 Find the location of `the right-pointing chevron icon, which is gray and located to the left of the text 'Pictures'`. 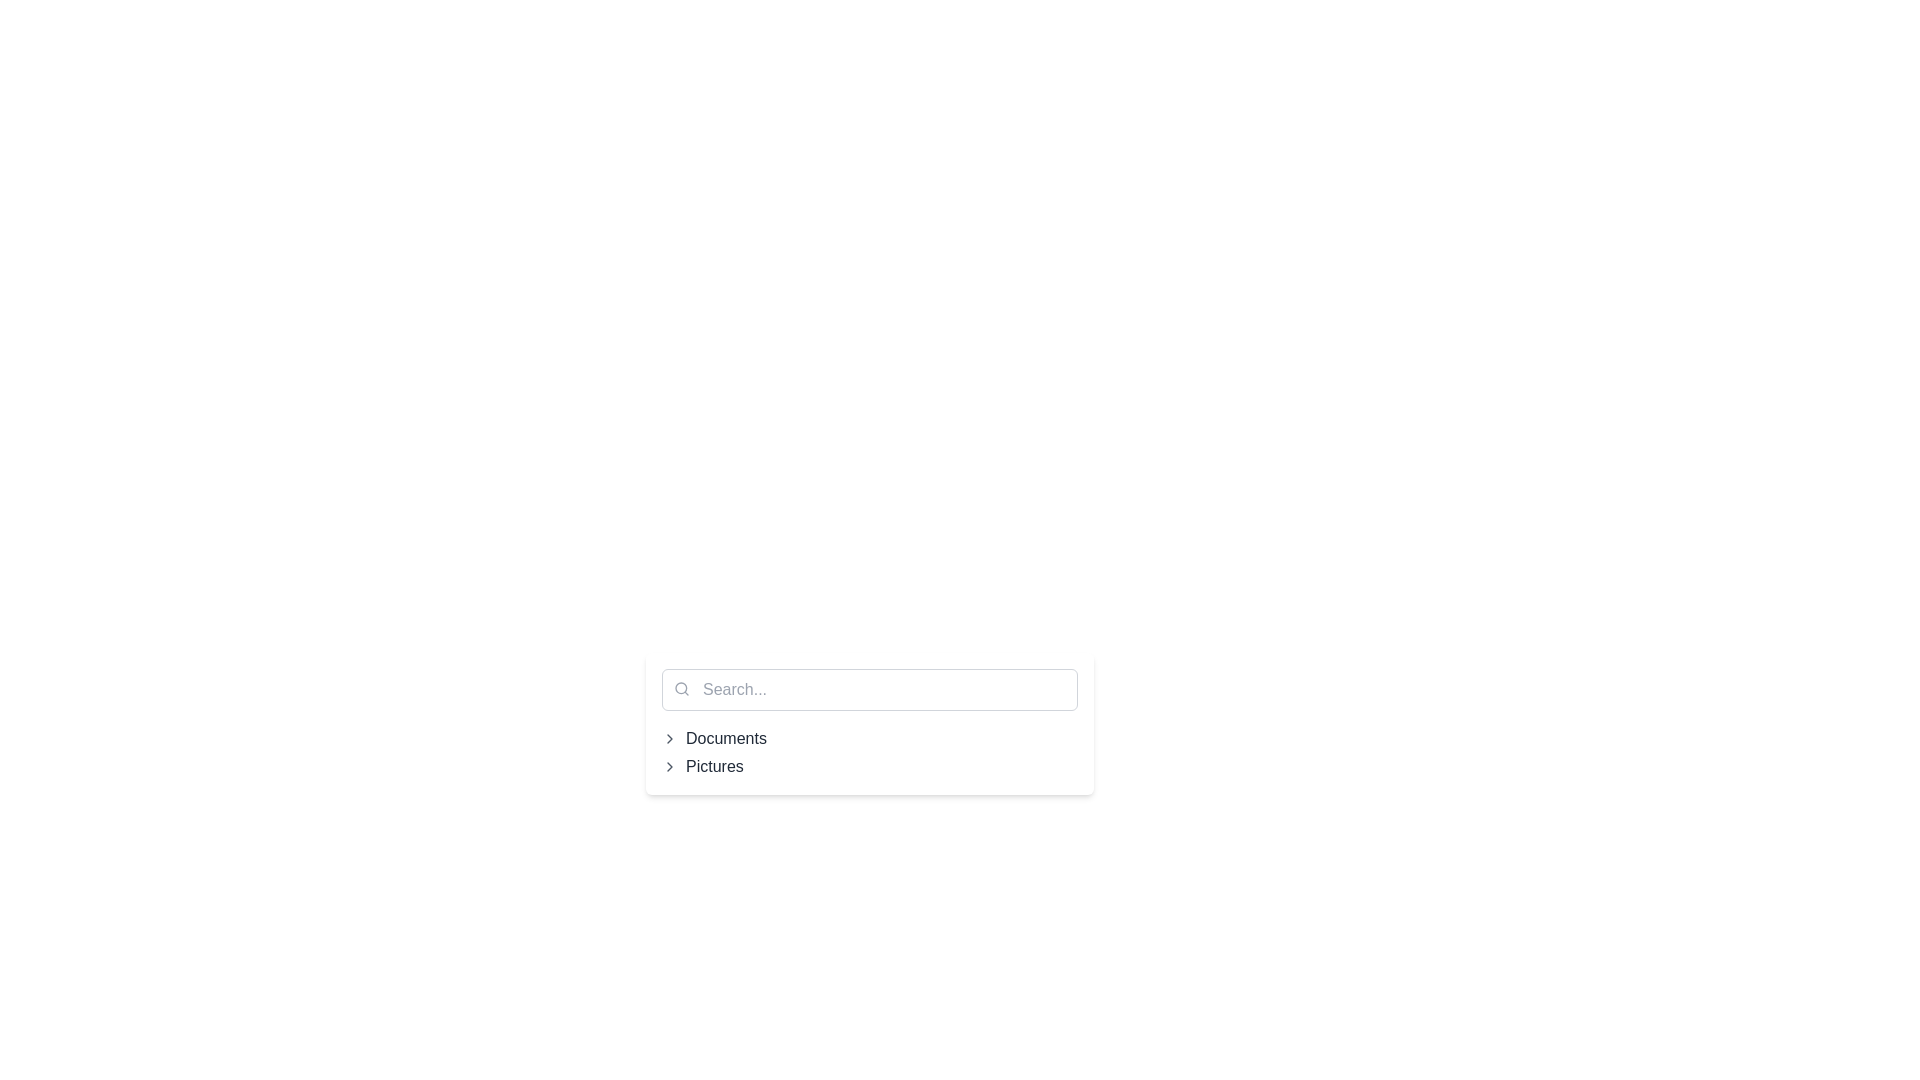

the right-pointing chevron icon, which is gray and located to the left of the text 'Pictures' is located at coordinates (670, 766).